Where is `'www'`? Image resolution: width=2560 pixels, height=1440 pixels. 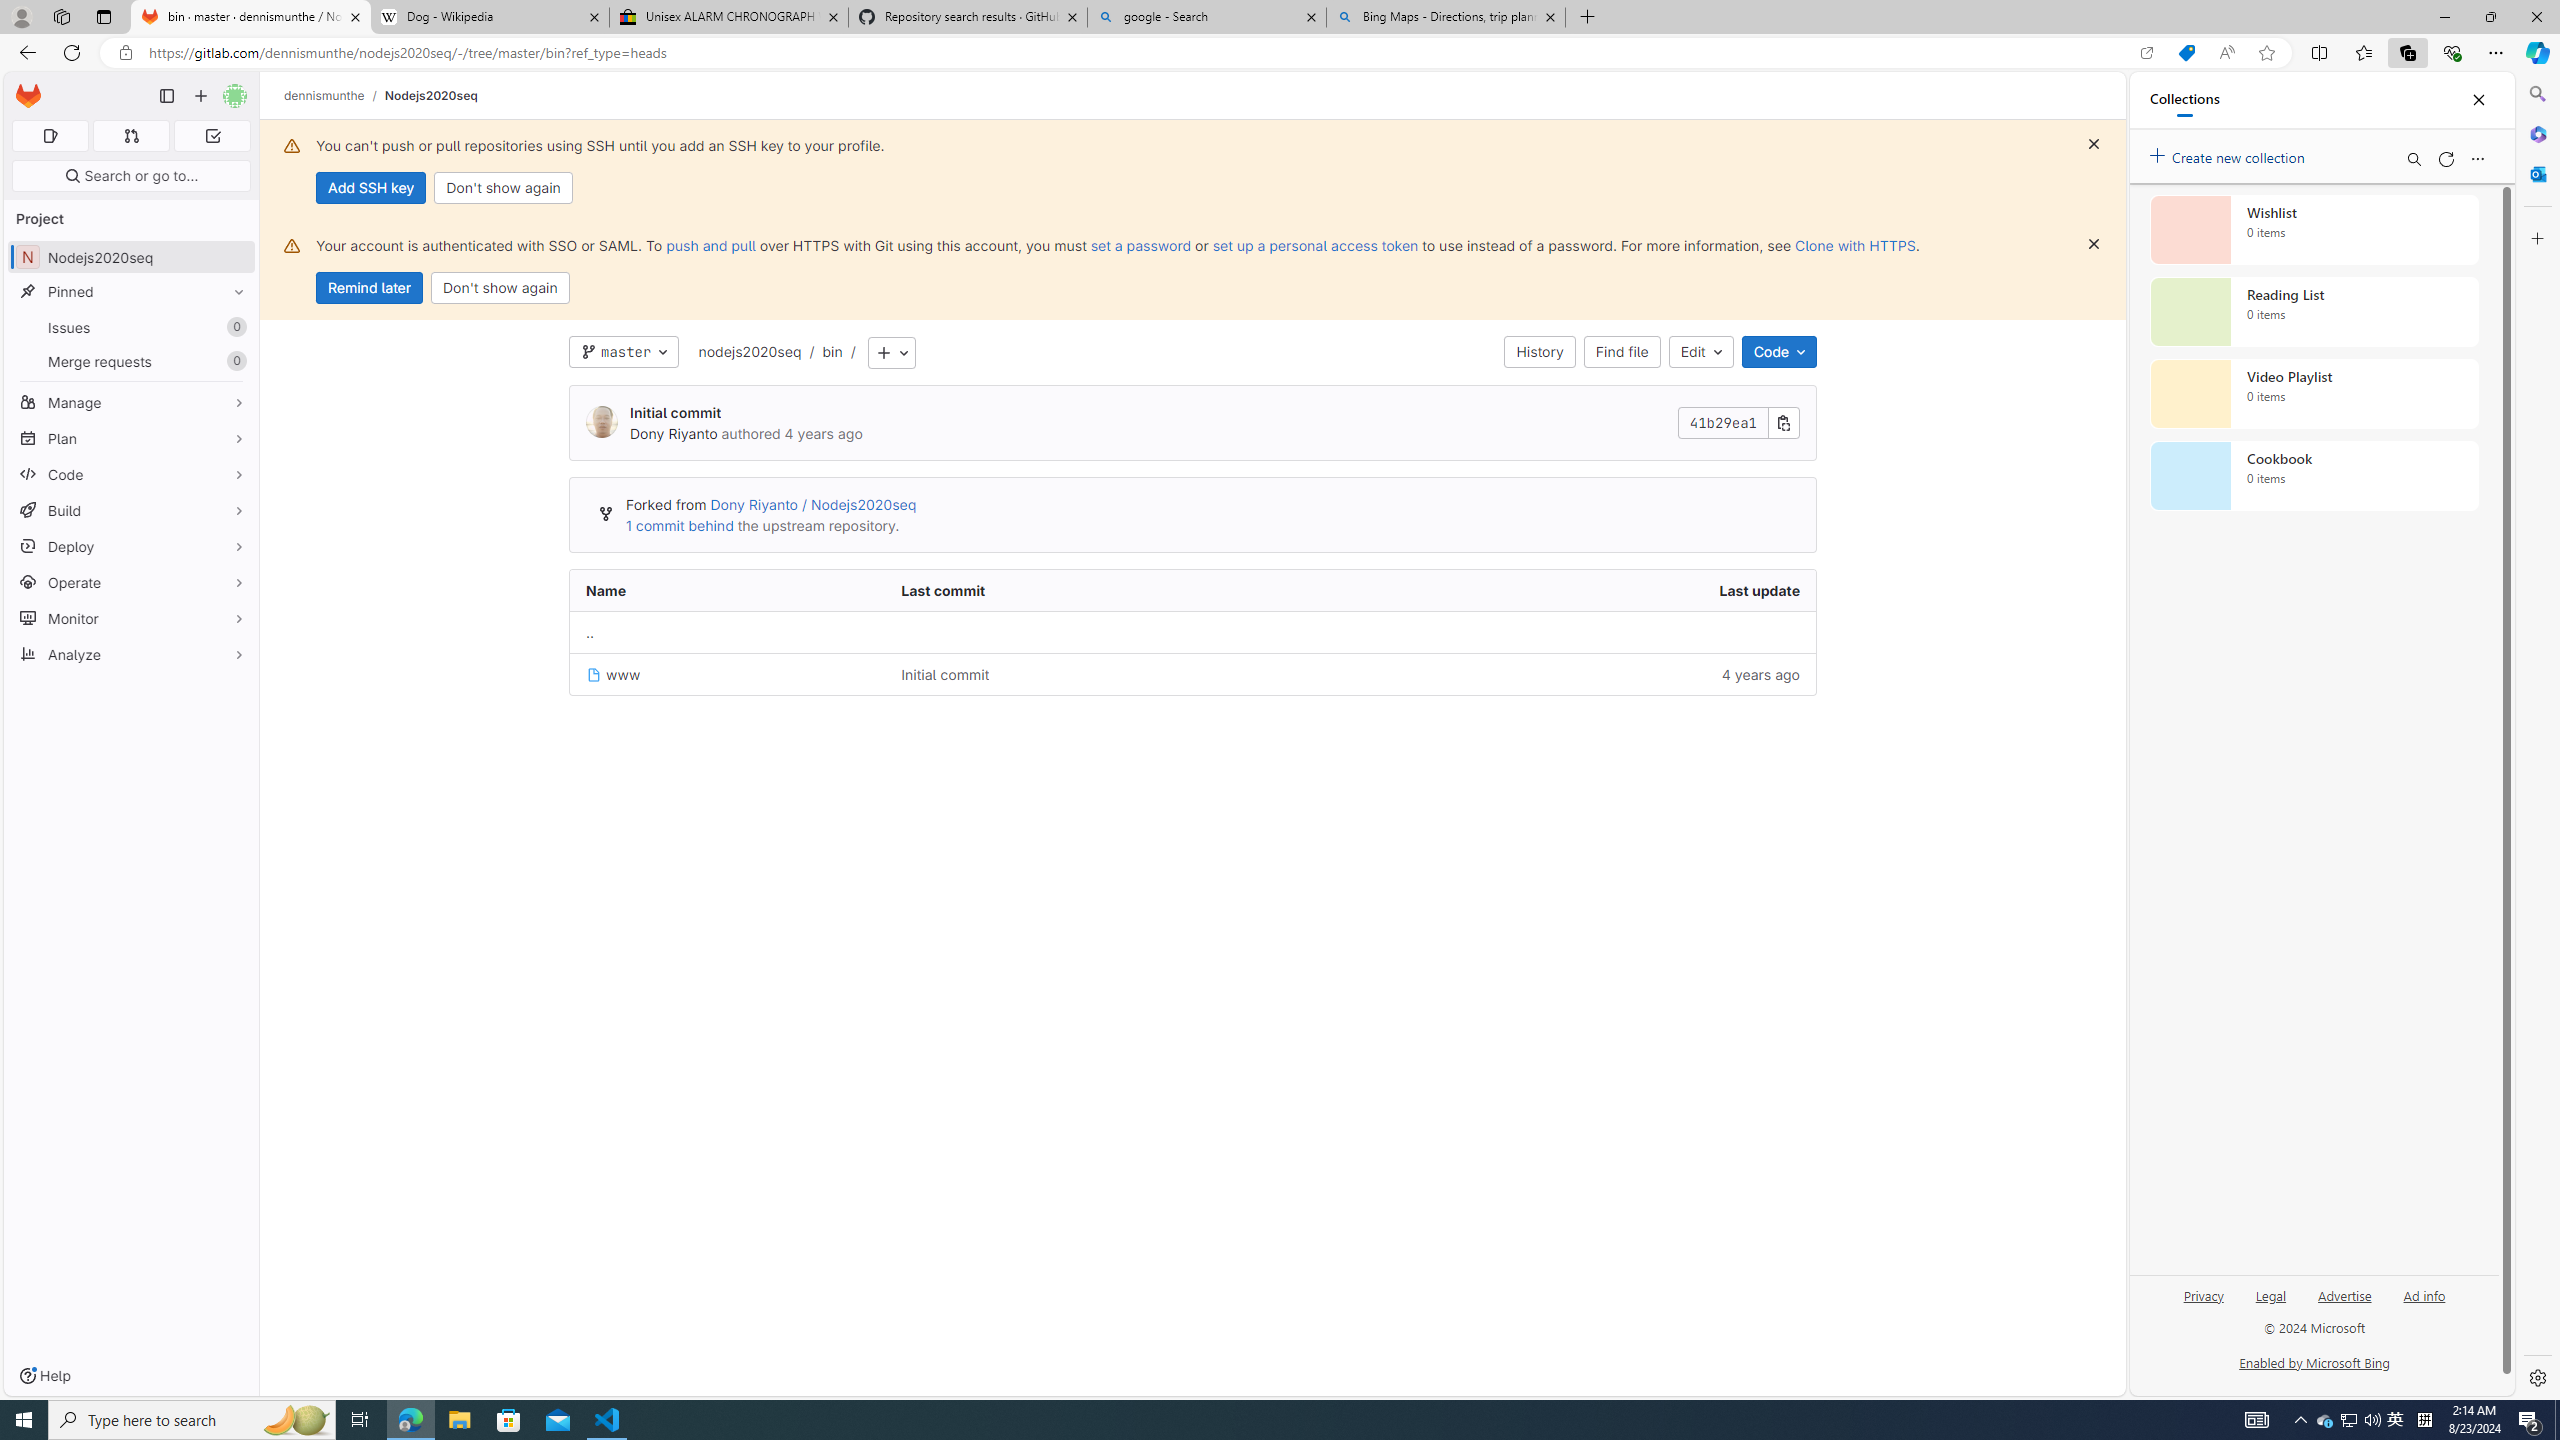 'www' is located at coordinates (727, 673).